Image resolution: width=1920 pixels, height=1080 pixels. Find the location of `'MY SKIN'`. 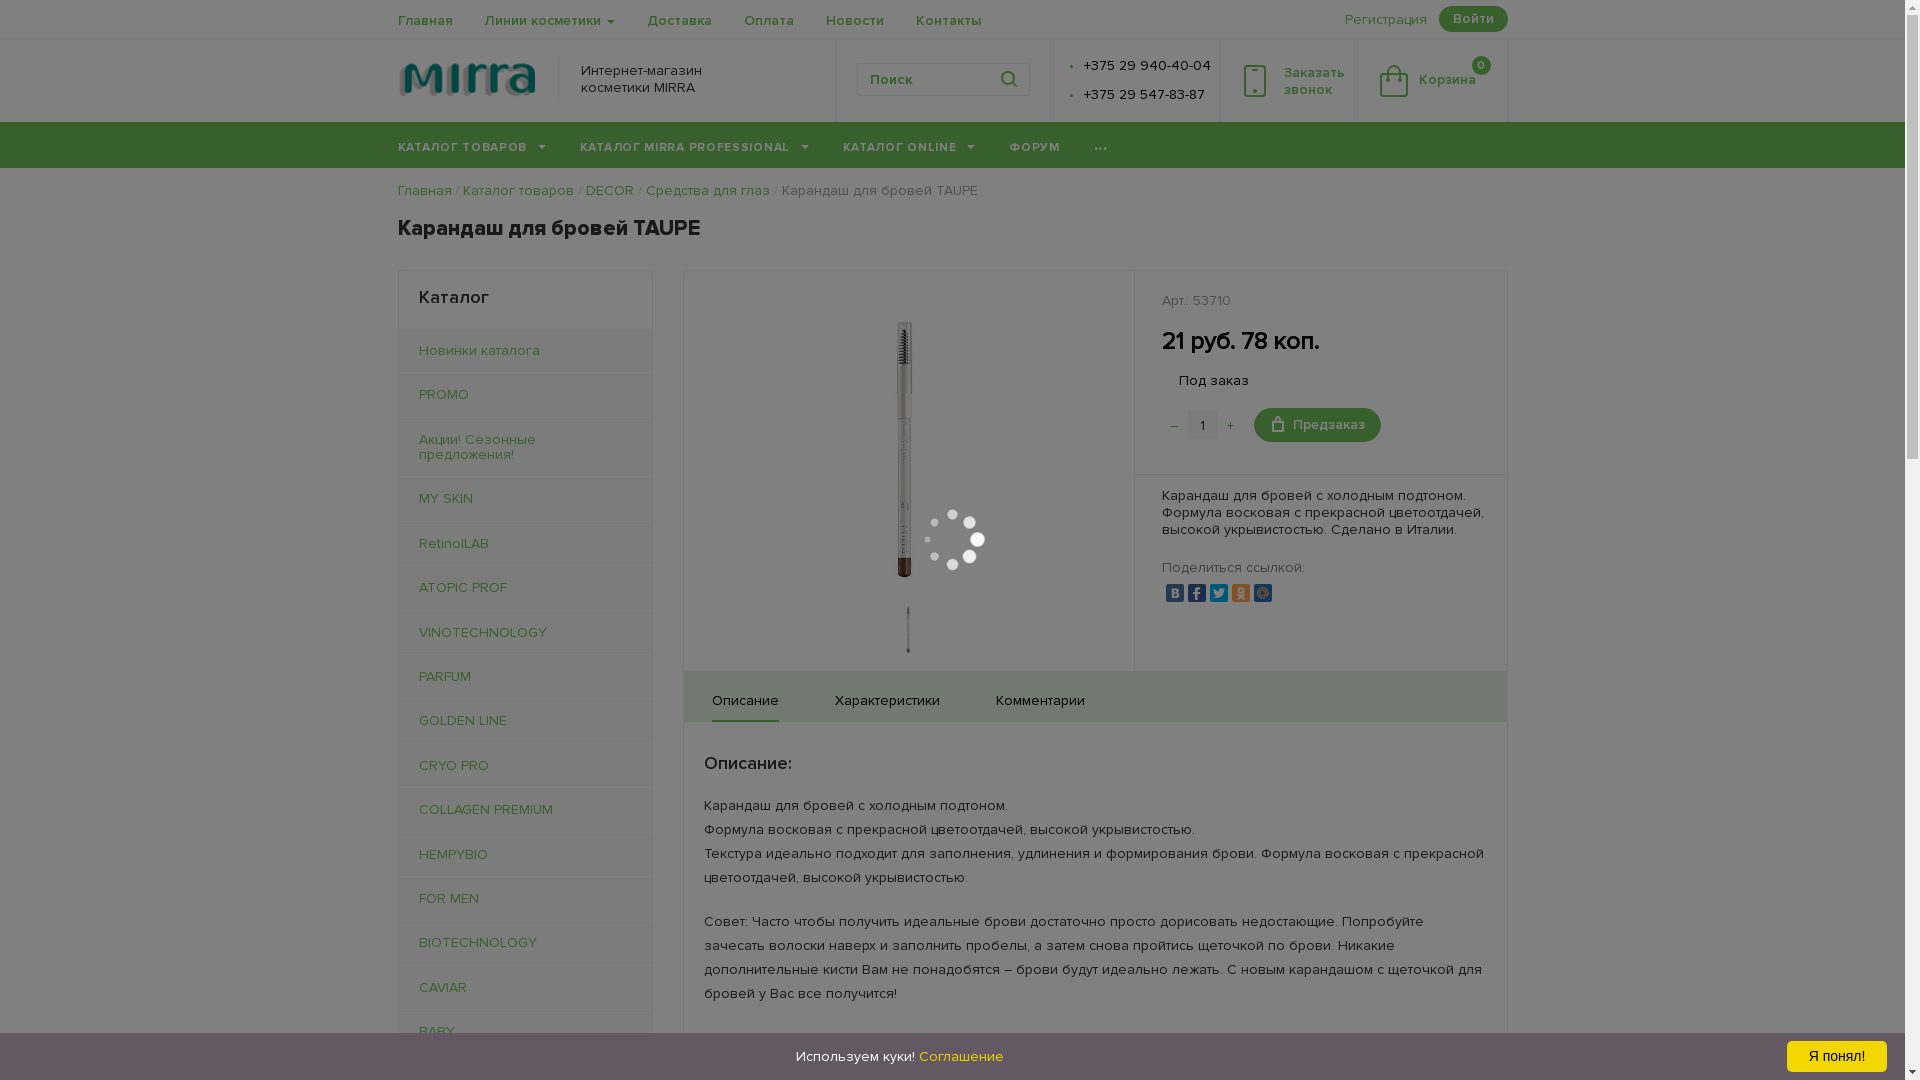

'MY SKIN' is located at coordinates (524, 497).